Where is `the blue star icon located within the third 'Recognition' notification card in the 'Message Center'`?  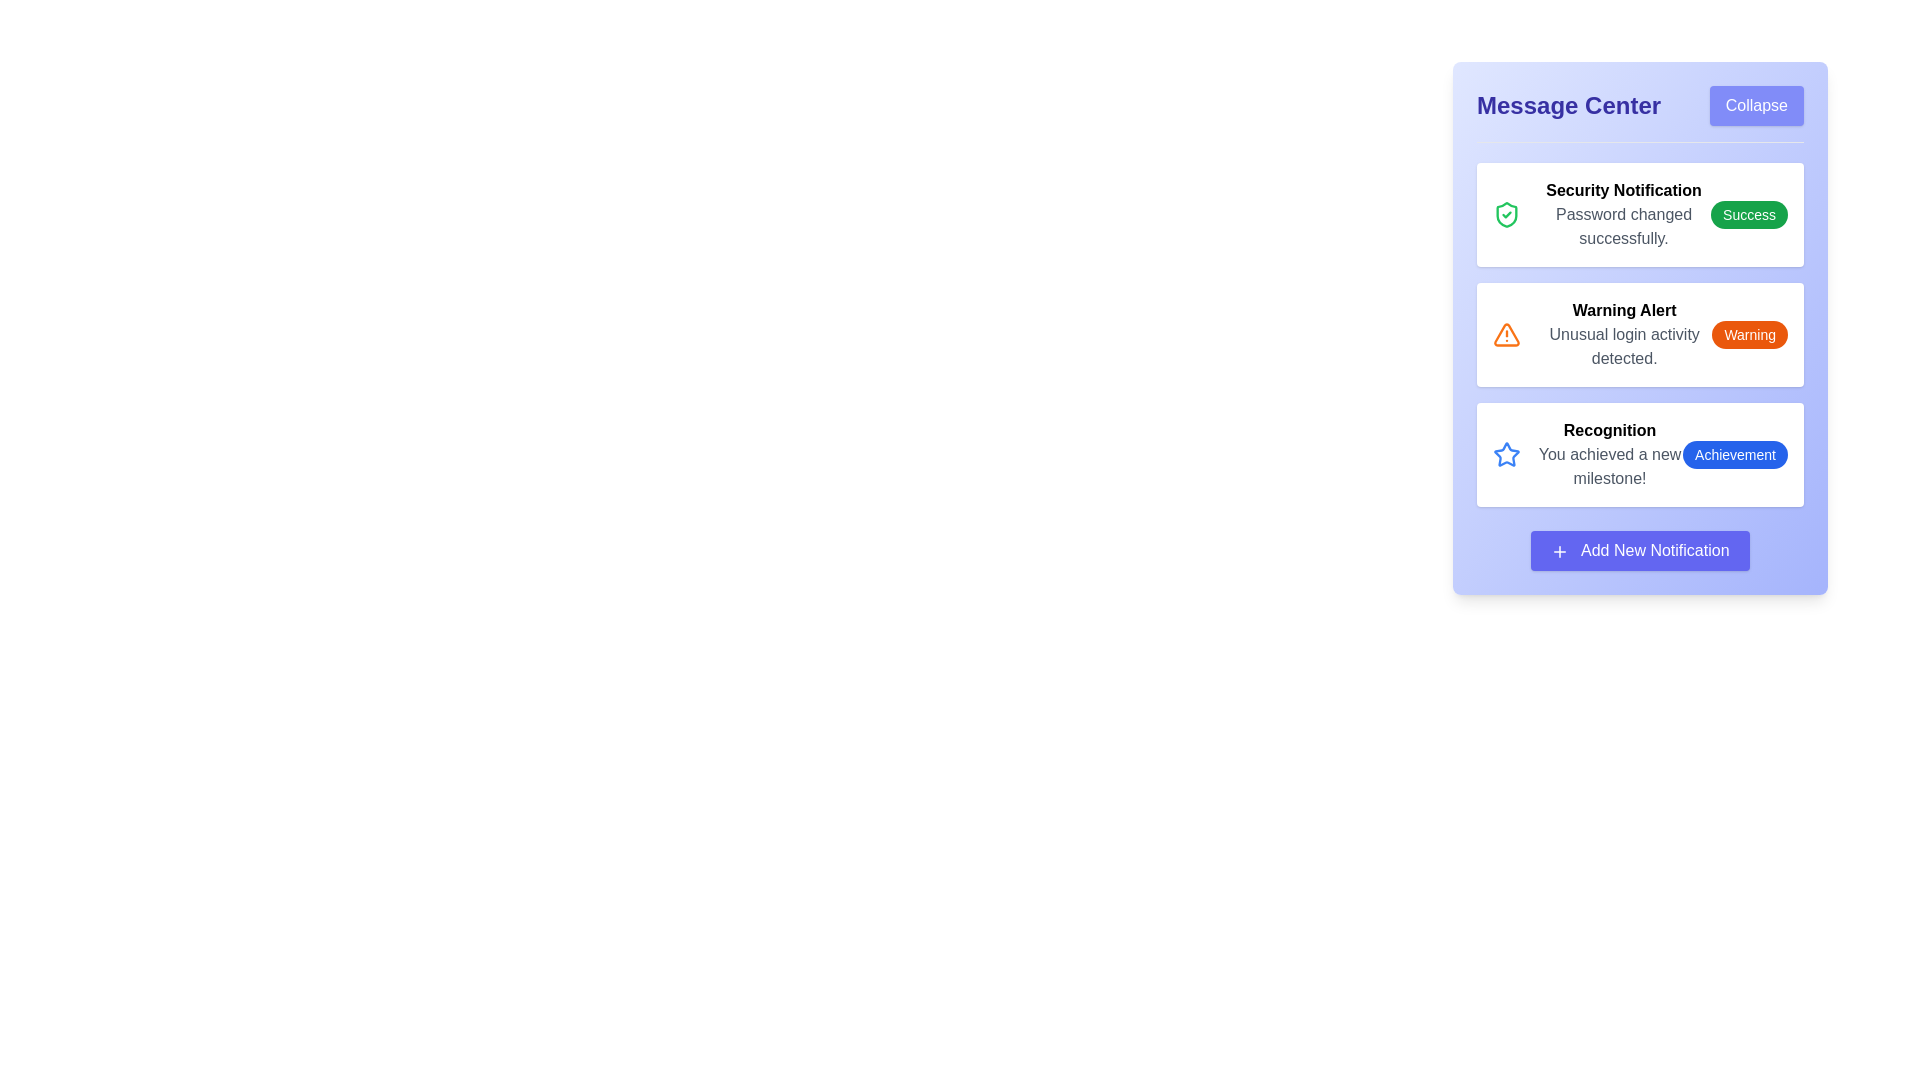
the blue star icon located within the third 'Recognition' notification card in the 'Message Center' is located at coordinates (1507, 454).